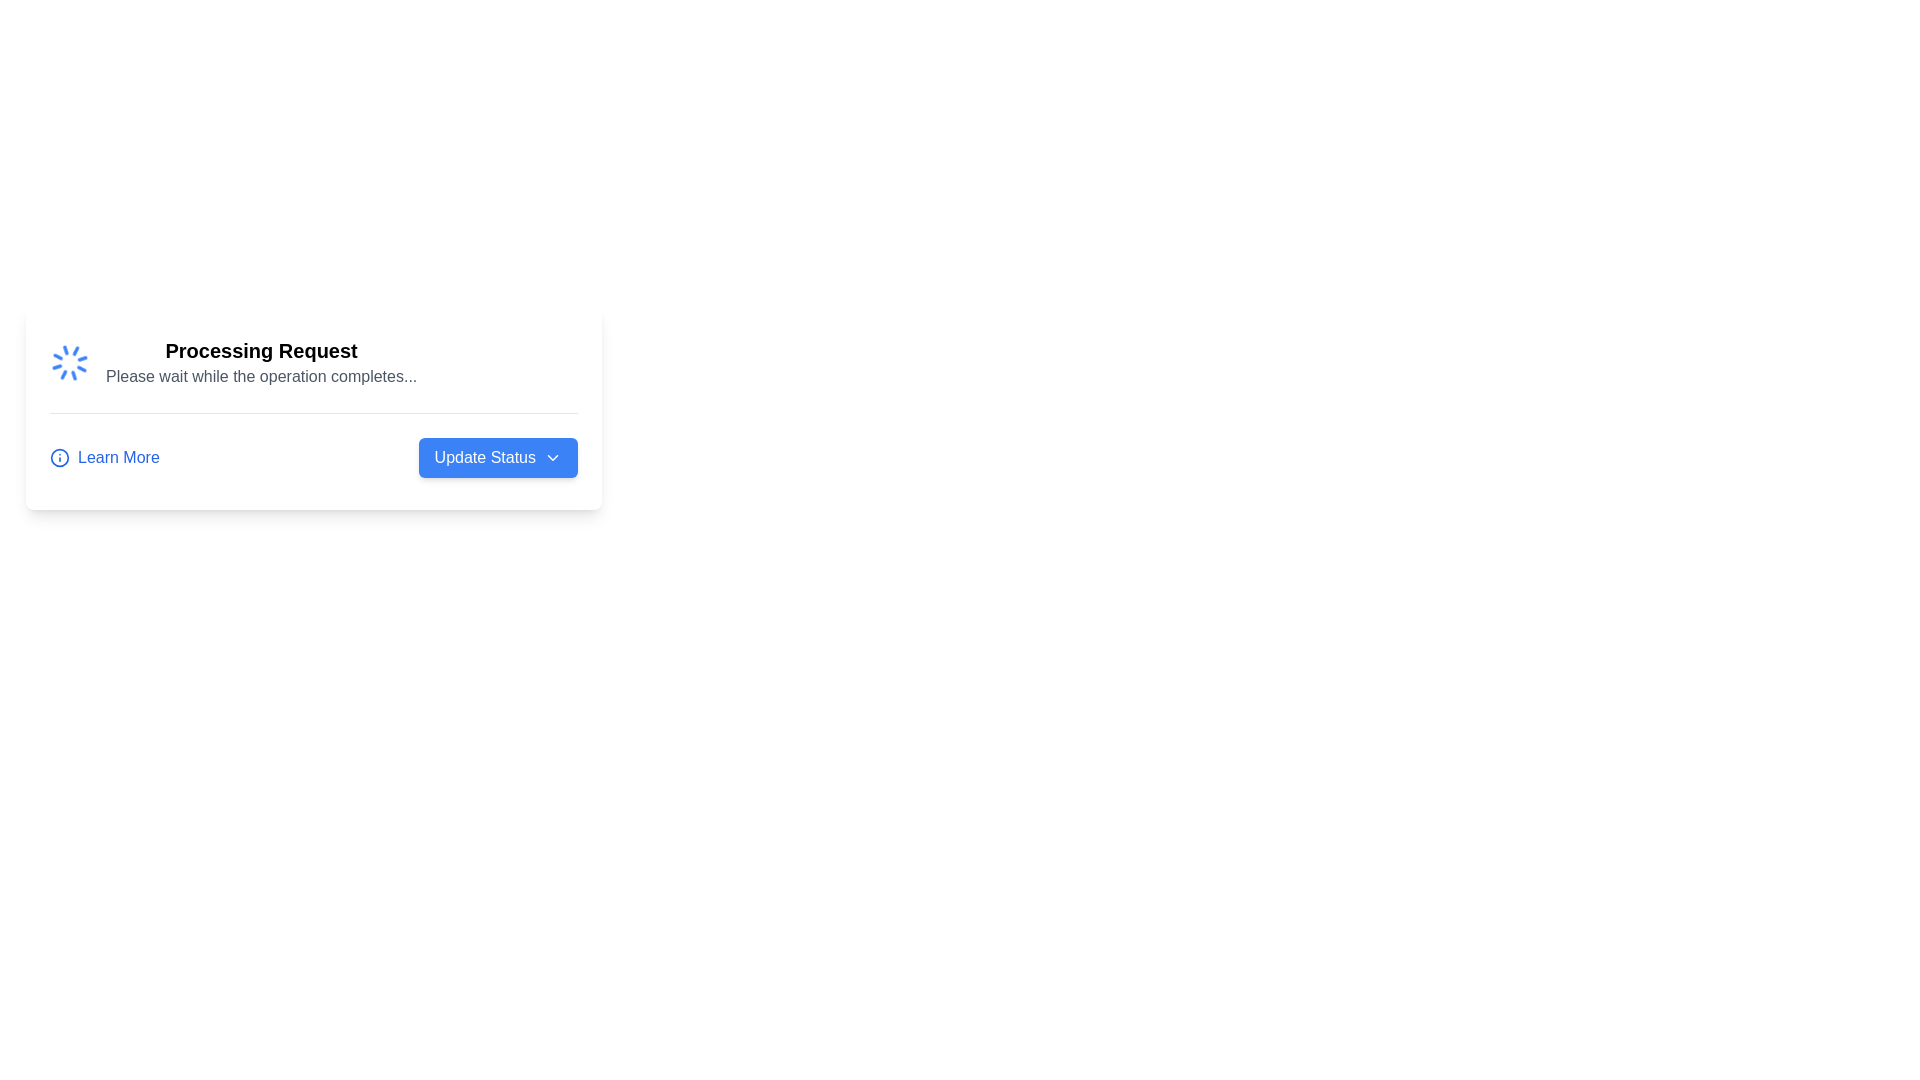  I want to click on the Static Text Component that displays 'Processing Request' in bold black font and 'Please wait while the operation completes...' in gray font, located centrally within the card interface, so click(260, 362).